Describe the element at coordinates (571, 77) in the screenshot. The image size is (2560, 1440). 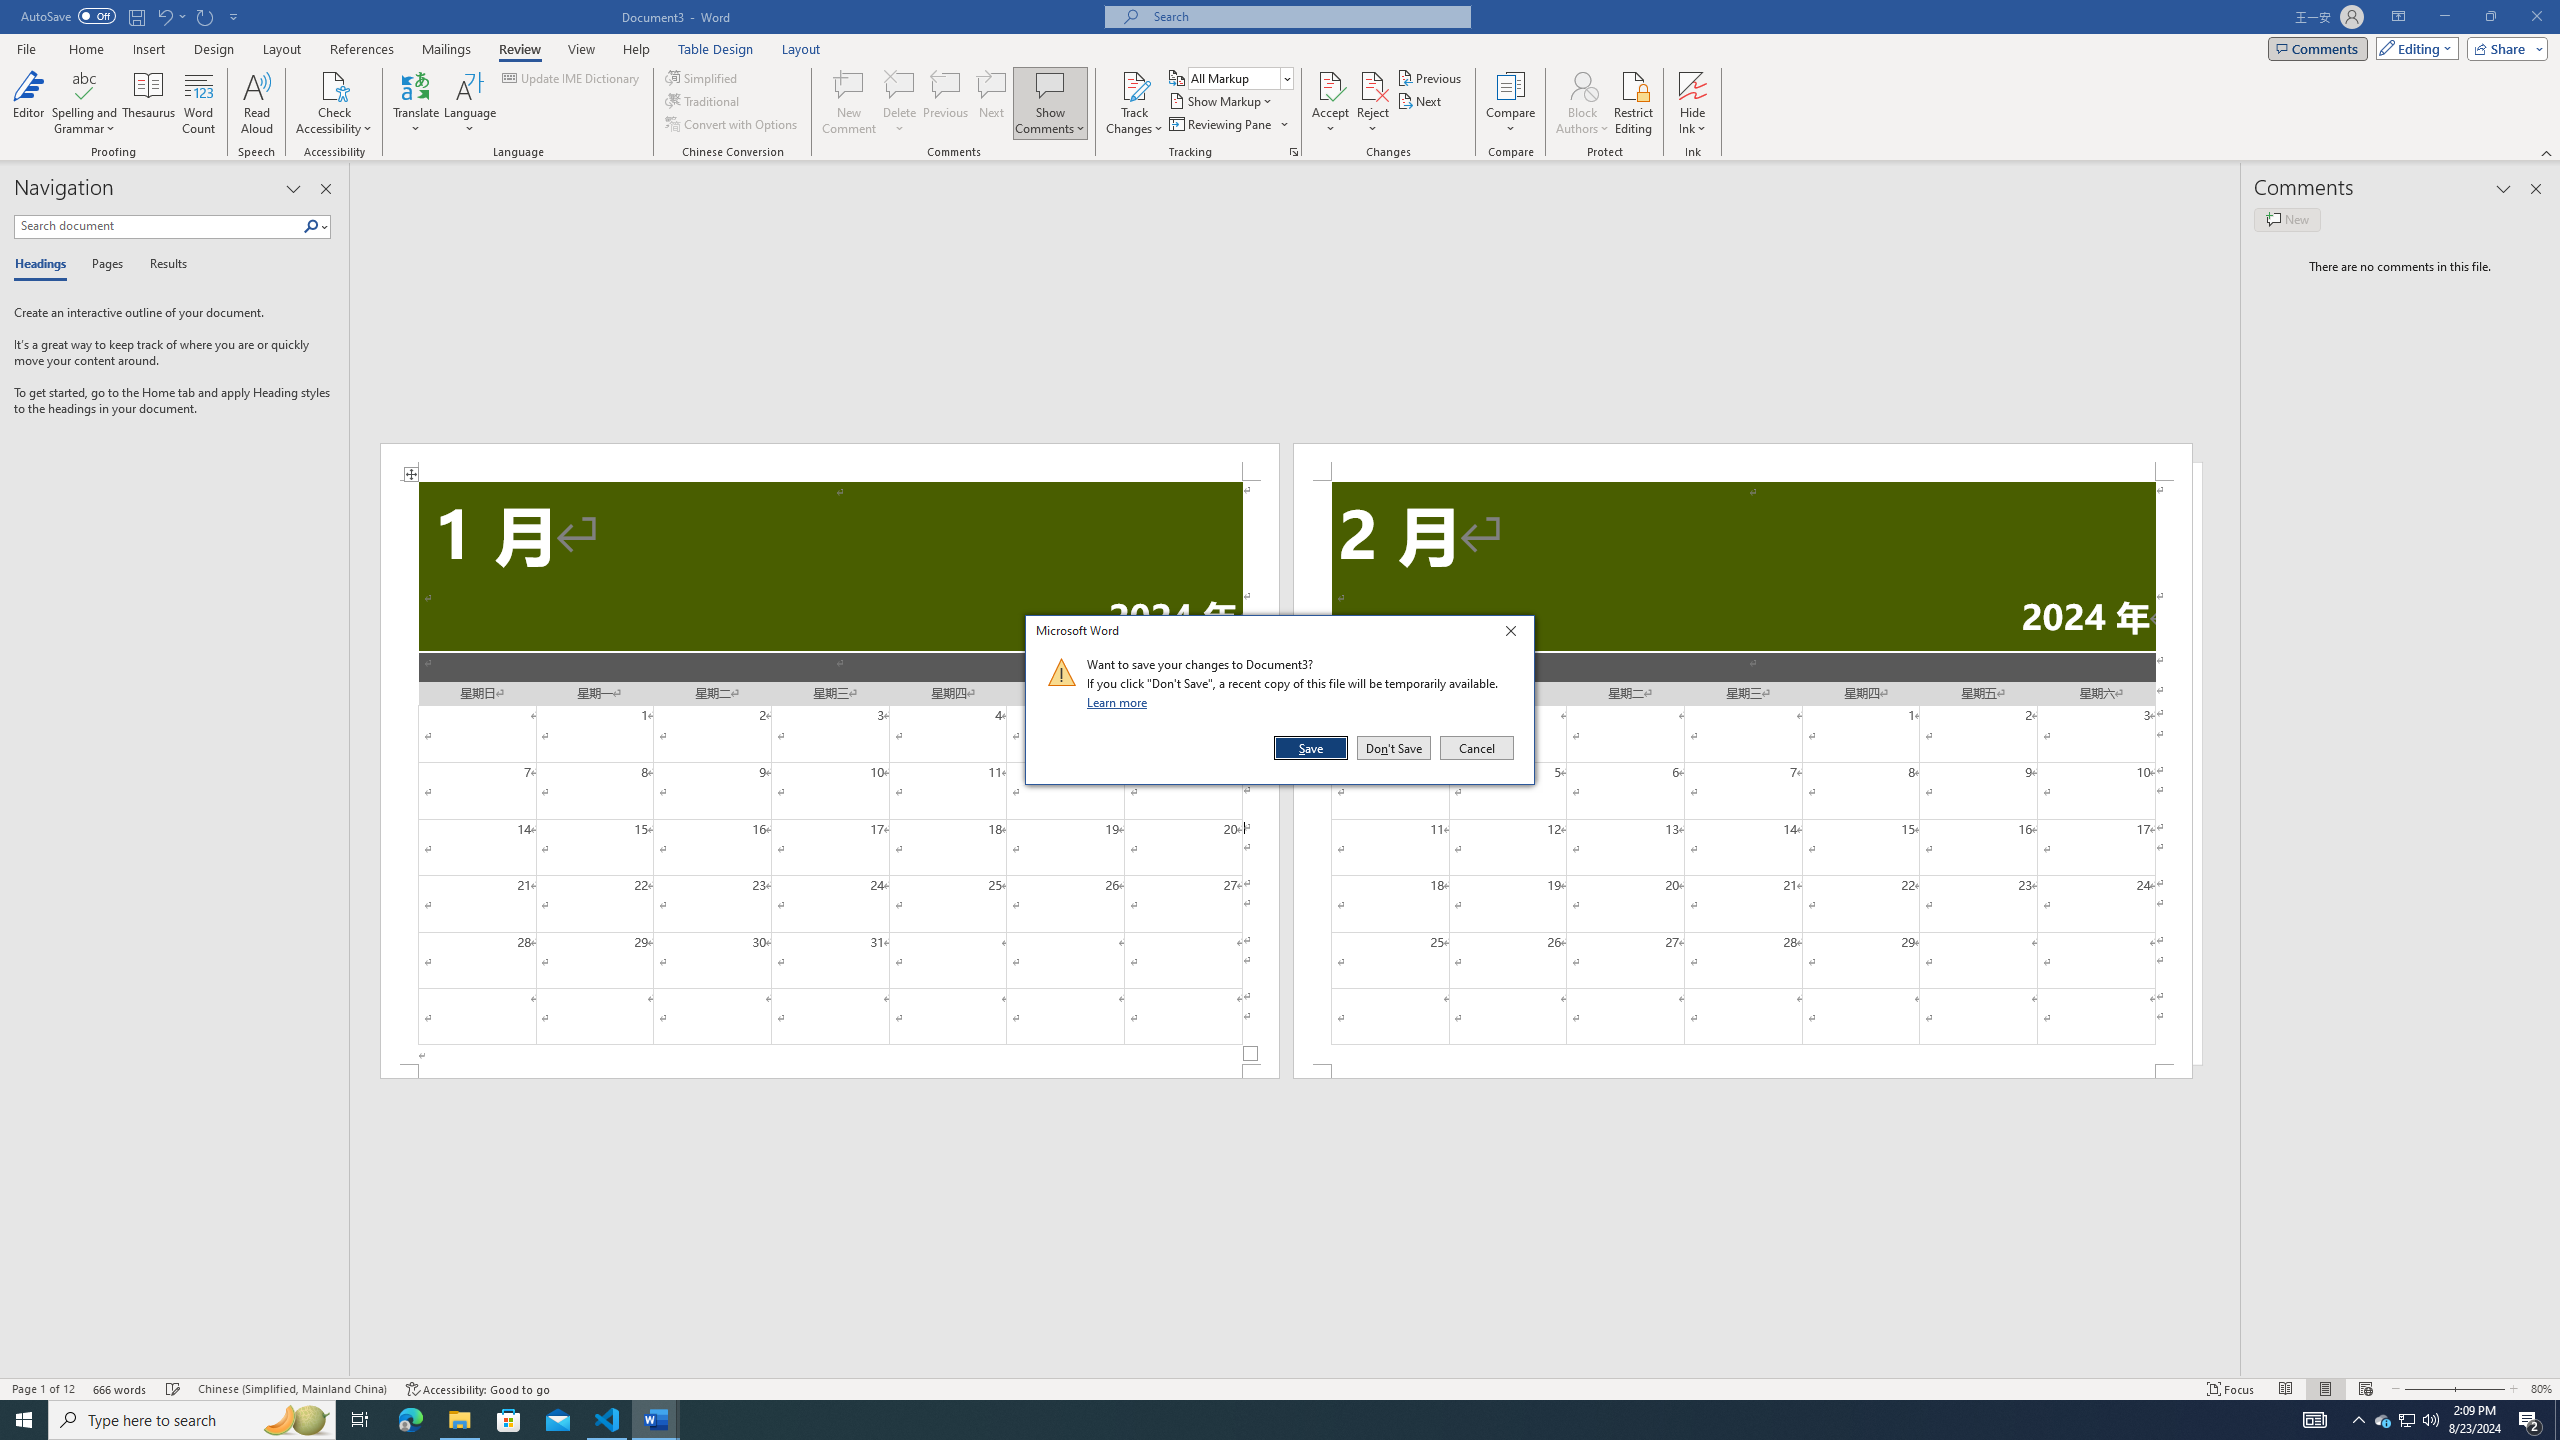
I see `'Update IME Dictionary...'` at that location.